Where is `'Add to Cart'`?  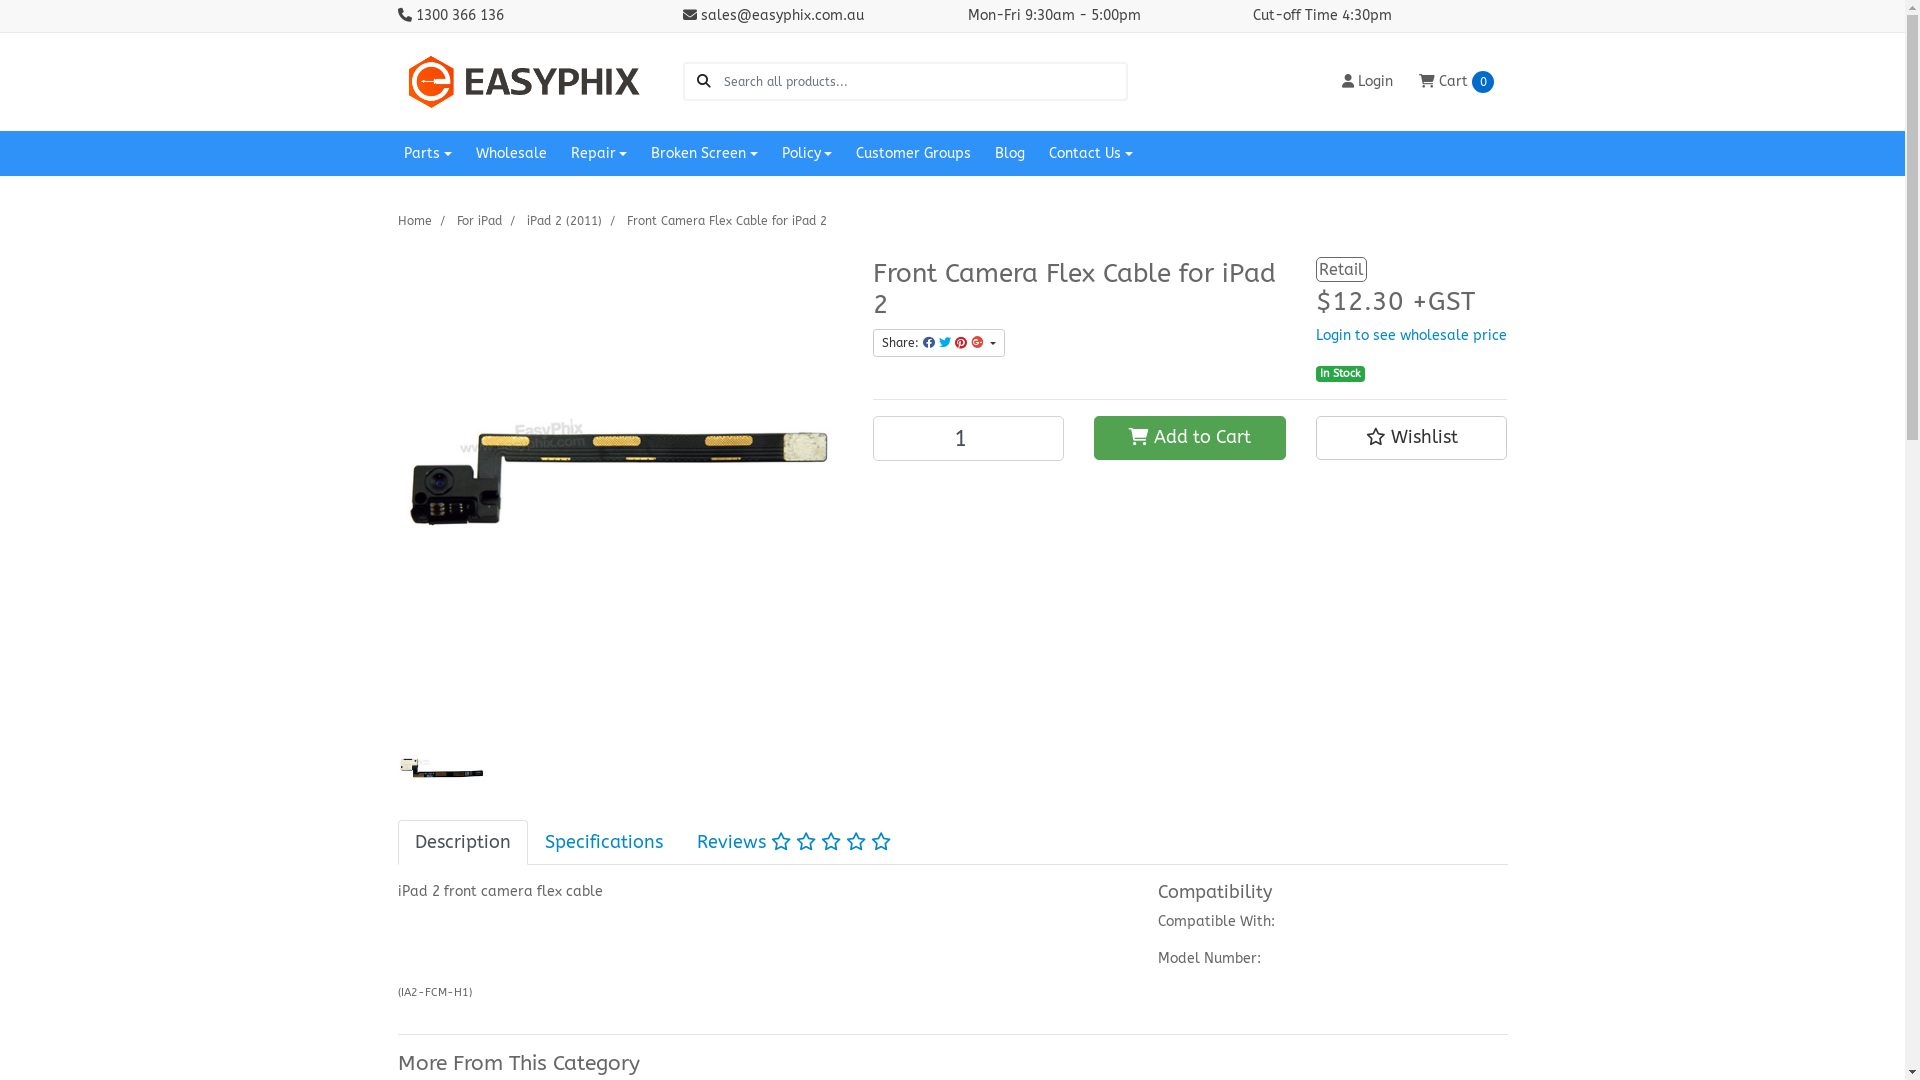 'Add to Cart' is located at coordinates (1190, 437).